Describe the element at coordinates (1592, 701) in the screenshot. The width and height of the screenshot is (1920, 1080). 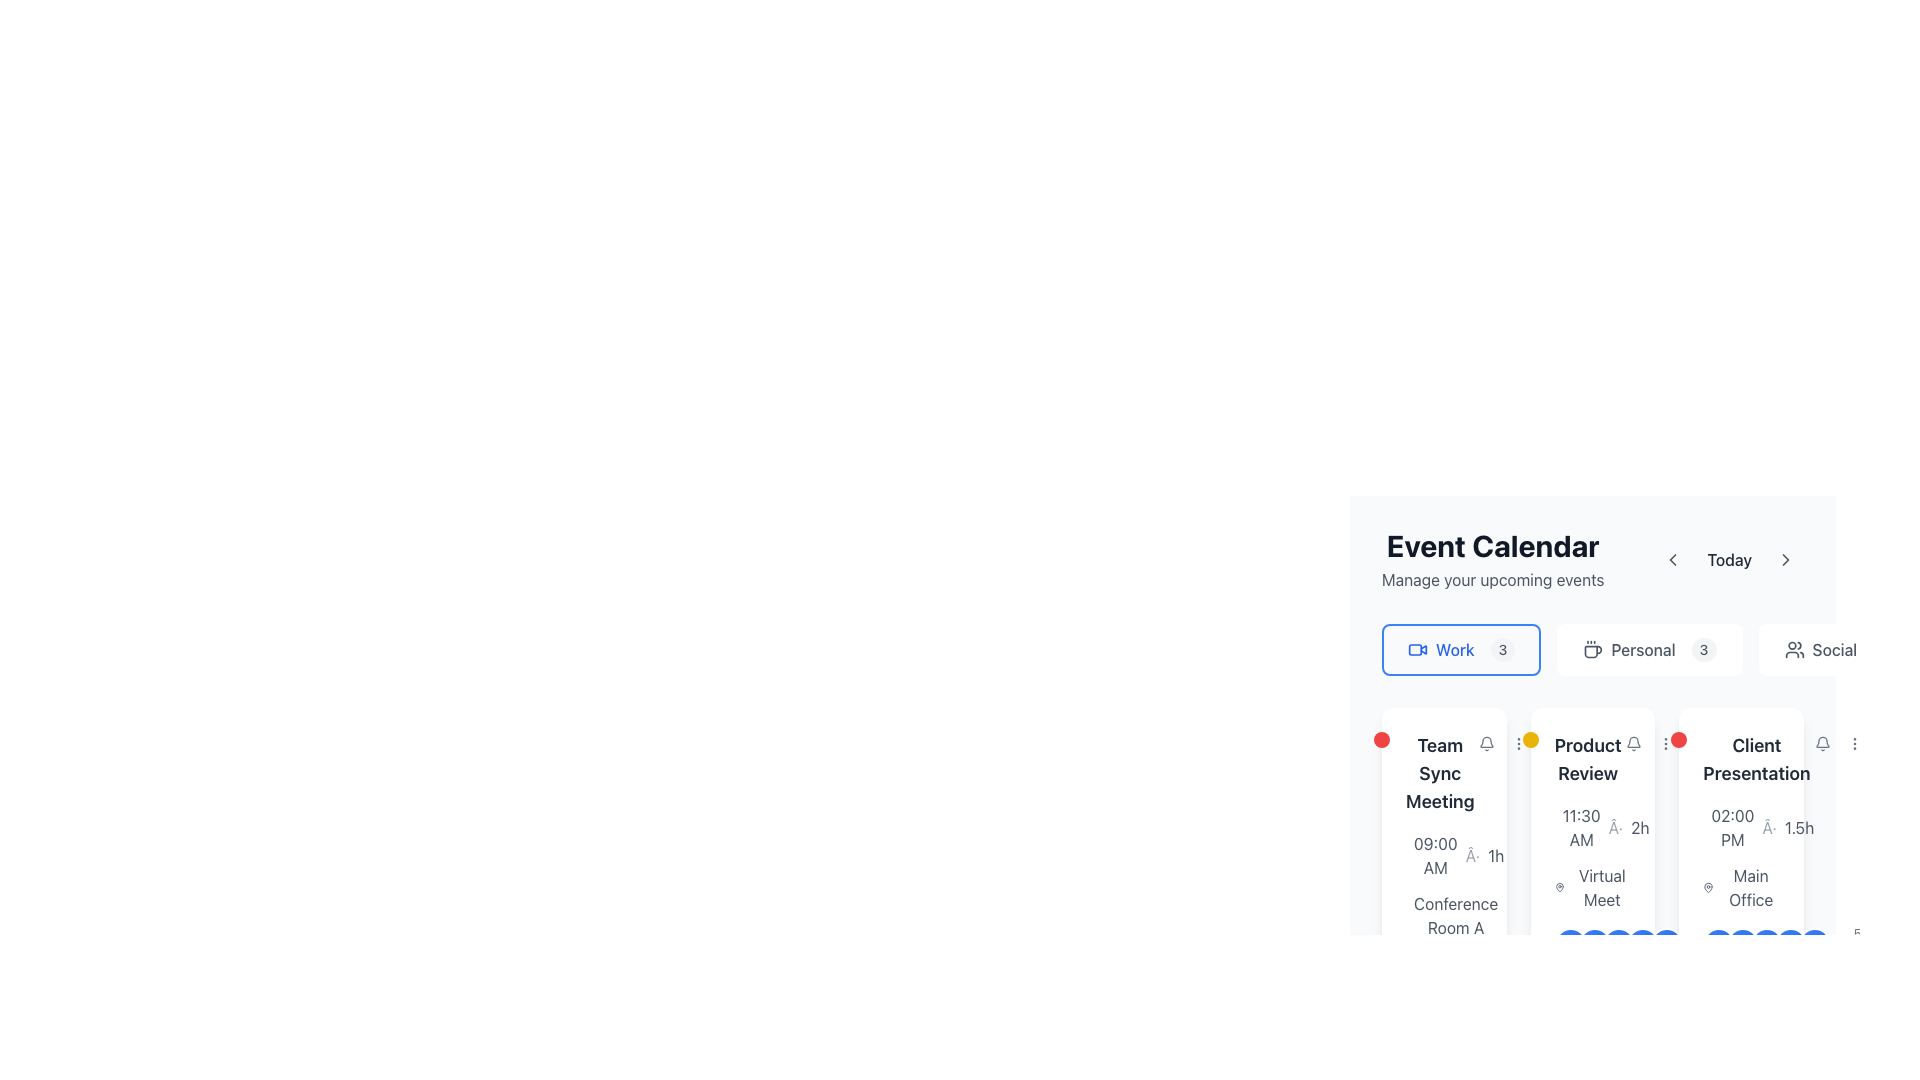
I see `the Event Card labeled 'Product Review', which is positioned in the middle of three event cards in a grid layout` at that location.